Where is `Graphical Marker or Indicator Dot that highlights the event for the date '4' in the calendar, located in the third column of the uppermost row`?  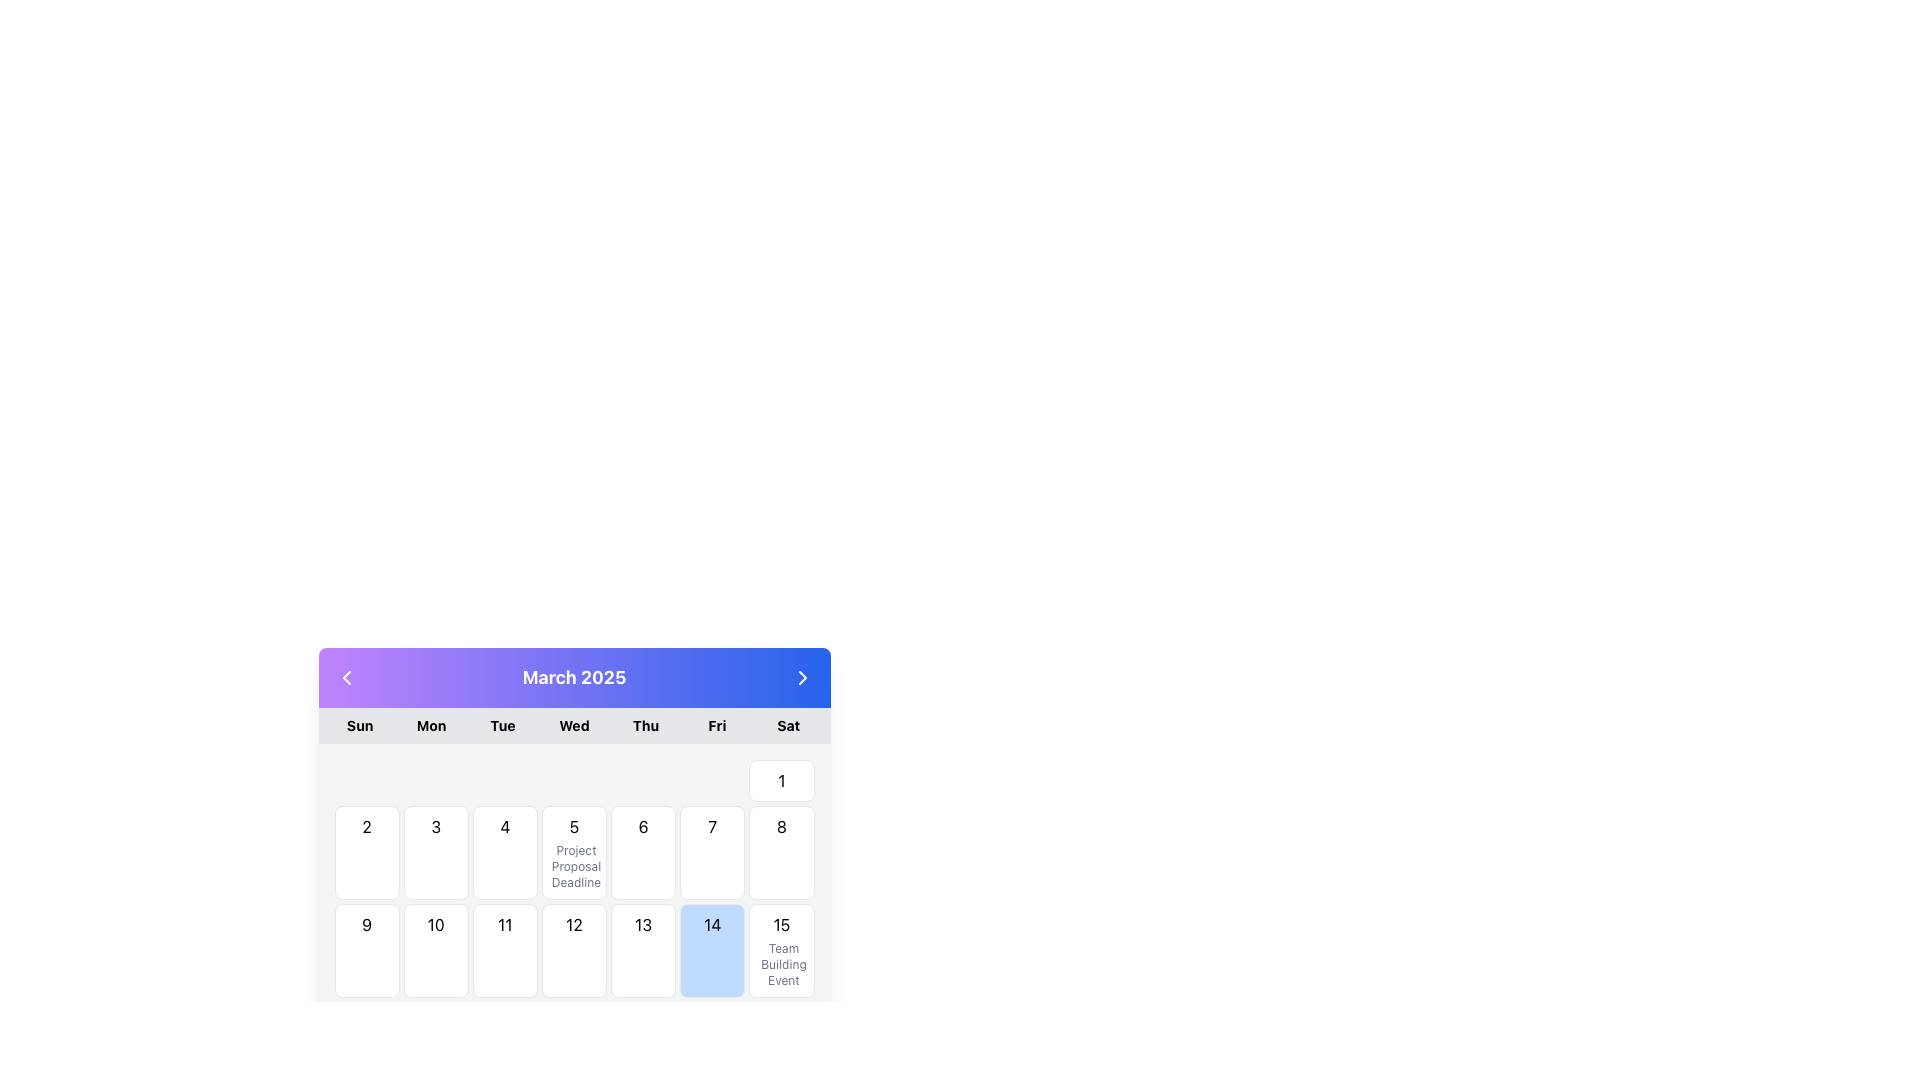
Graphical Marker or Indicator Dot that highlights the event for the date '4' in the calendar, located in the third column of the uppermost row is located at coordinates (504, 779).